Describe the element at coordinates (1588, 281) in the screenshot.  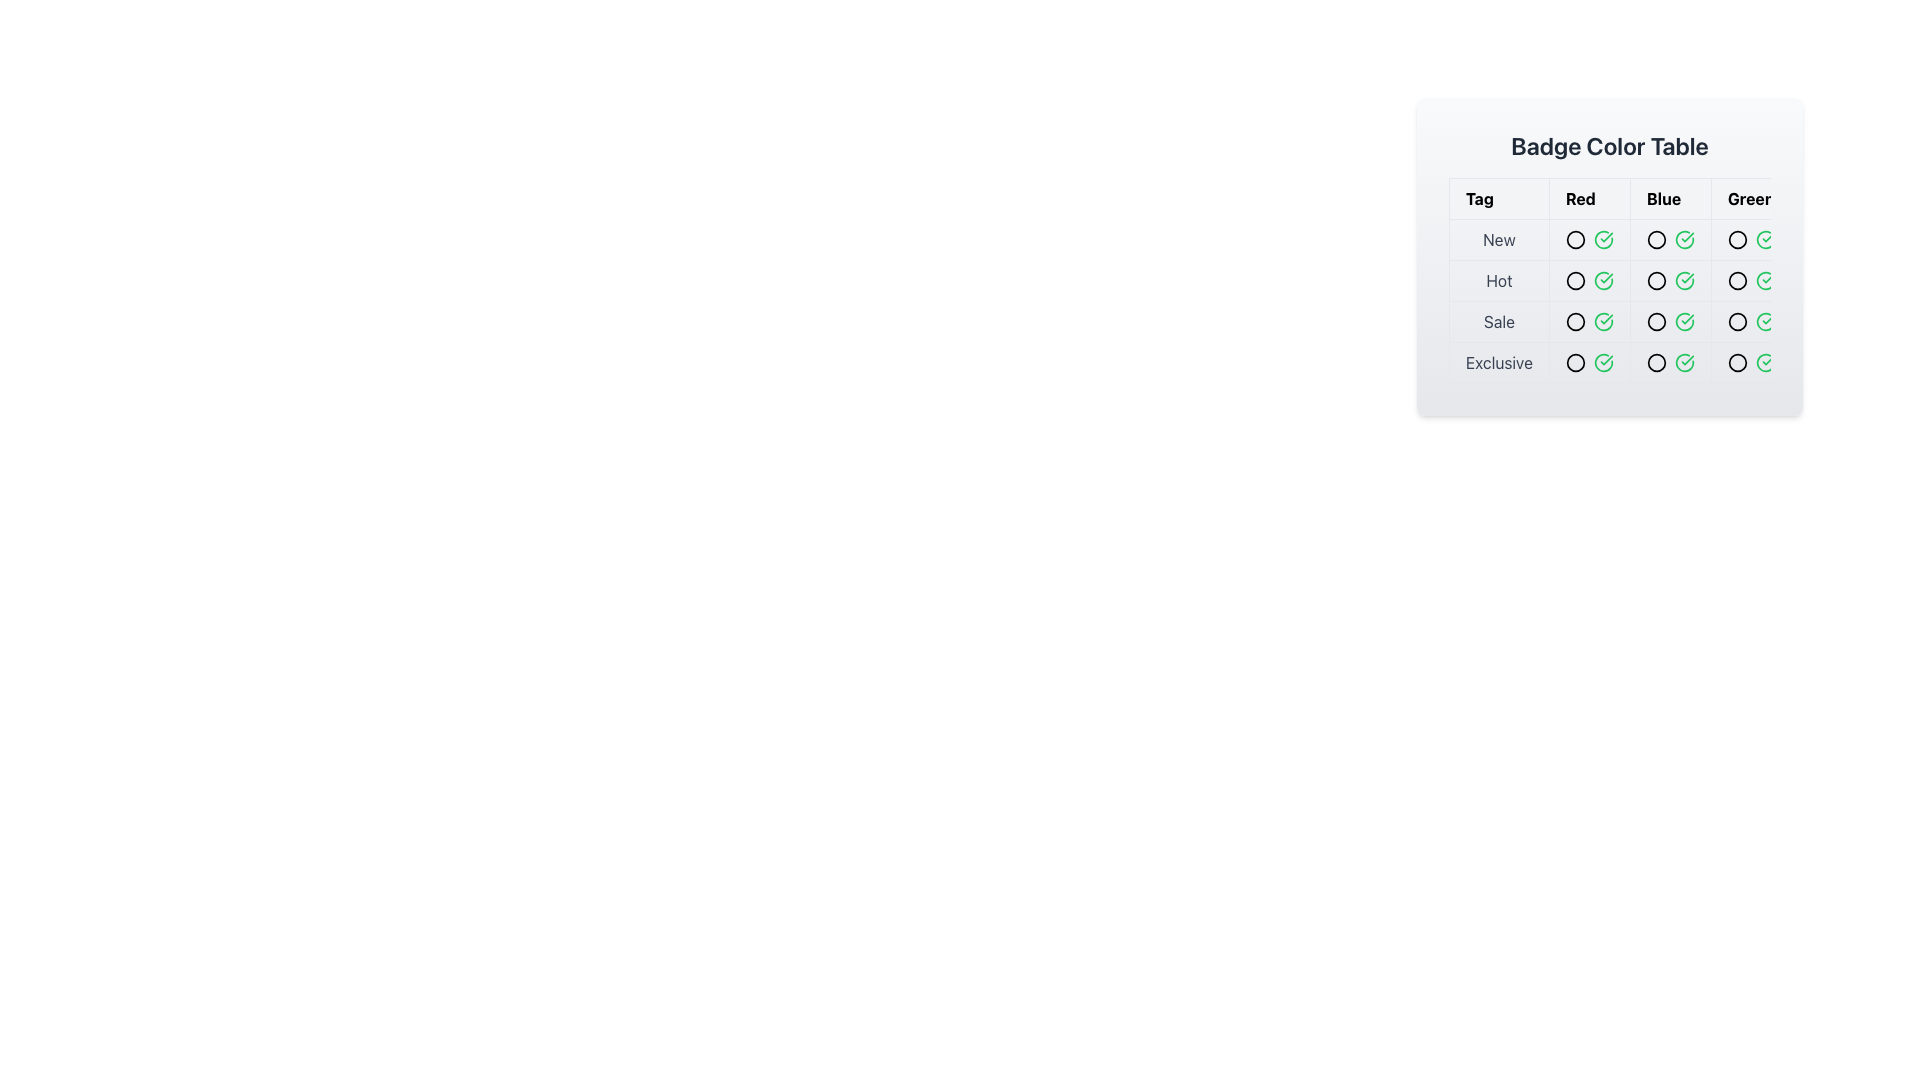
I see `the Icon group in the second cell of the second row labeled 'Hot' in the 'Badge Color Table'` at that location.